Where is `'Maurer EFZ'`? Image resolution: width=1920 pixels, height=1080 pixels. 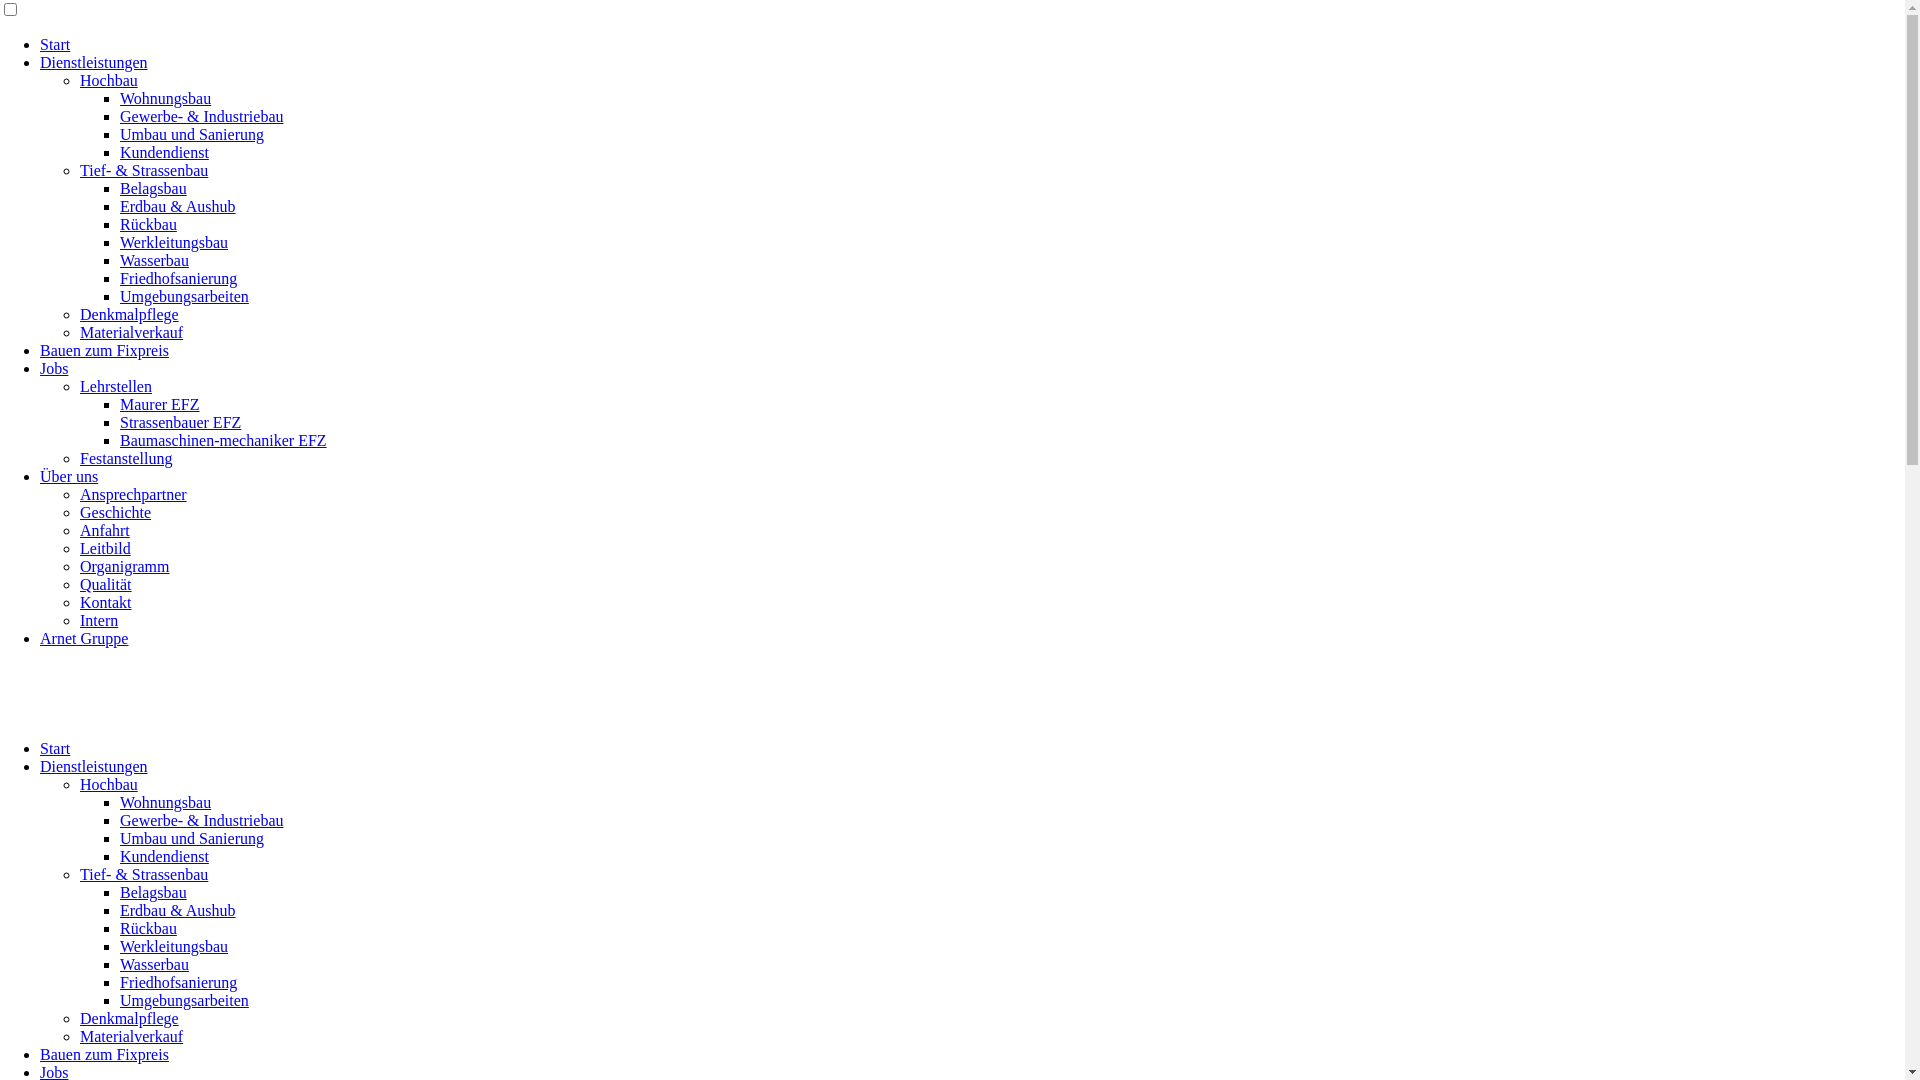 'Maurer EFZ' is located at coordinates (158, 404).